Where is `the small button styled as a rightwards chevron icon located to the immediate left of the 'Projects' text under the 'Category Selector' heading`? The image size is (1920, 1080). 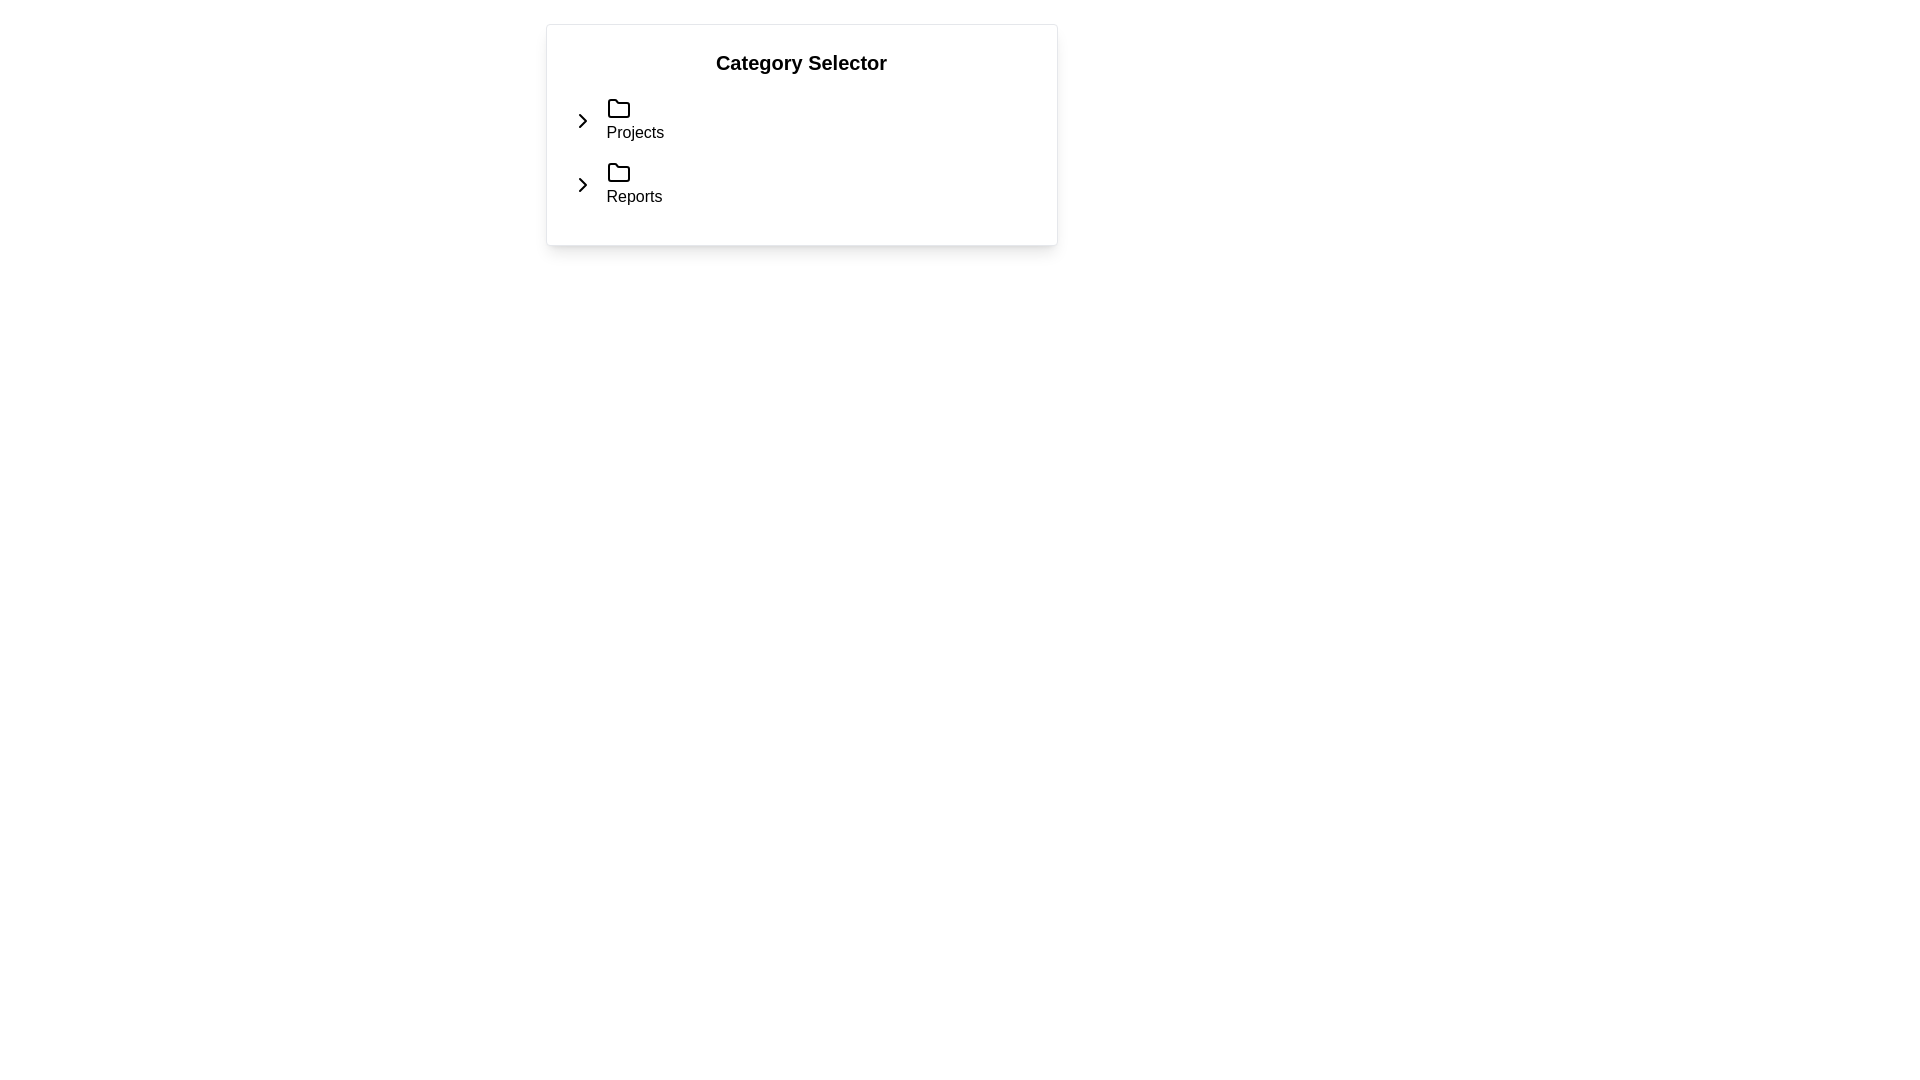
the small button styled as a rightwards chevron icon located to the immediate left of the 'Projects' text under the 'Category Selector' heading is located at coordinates (581, 120).